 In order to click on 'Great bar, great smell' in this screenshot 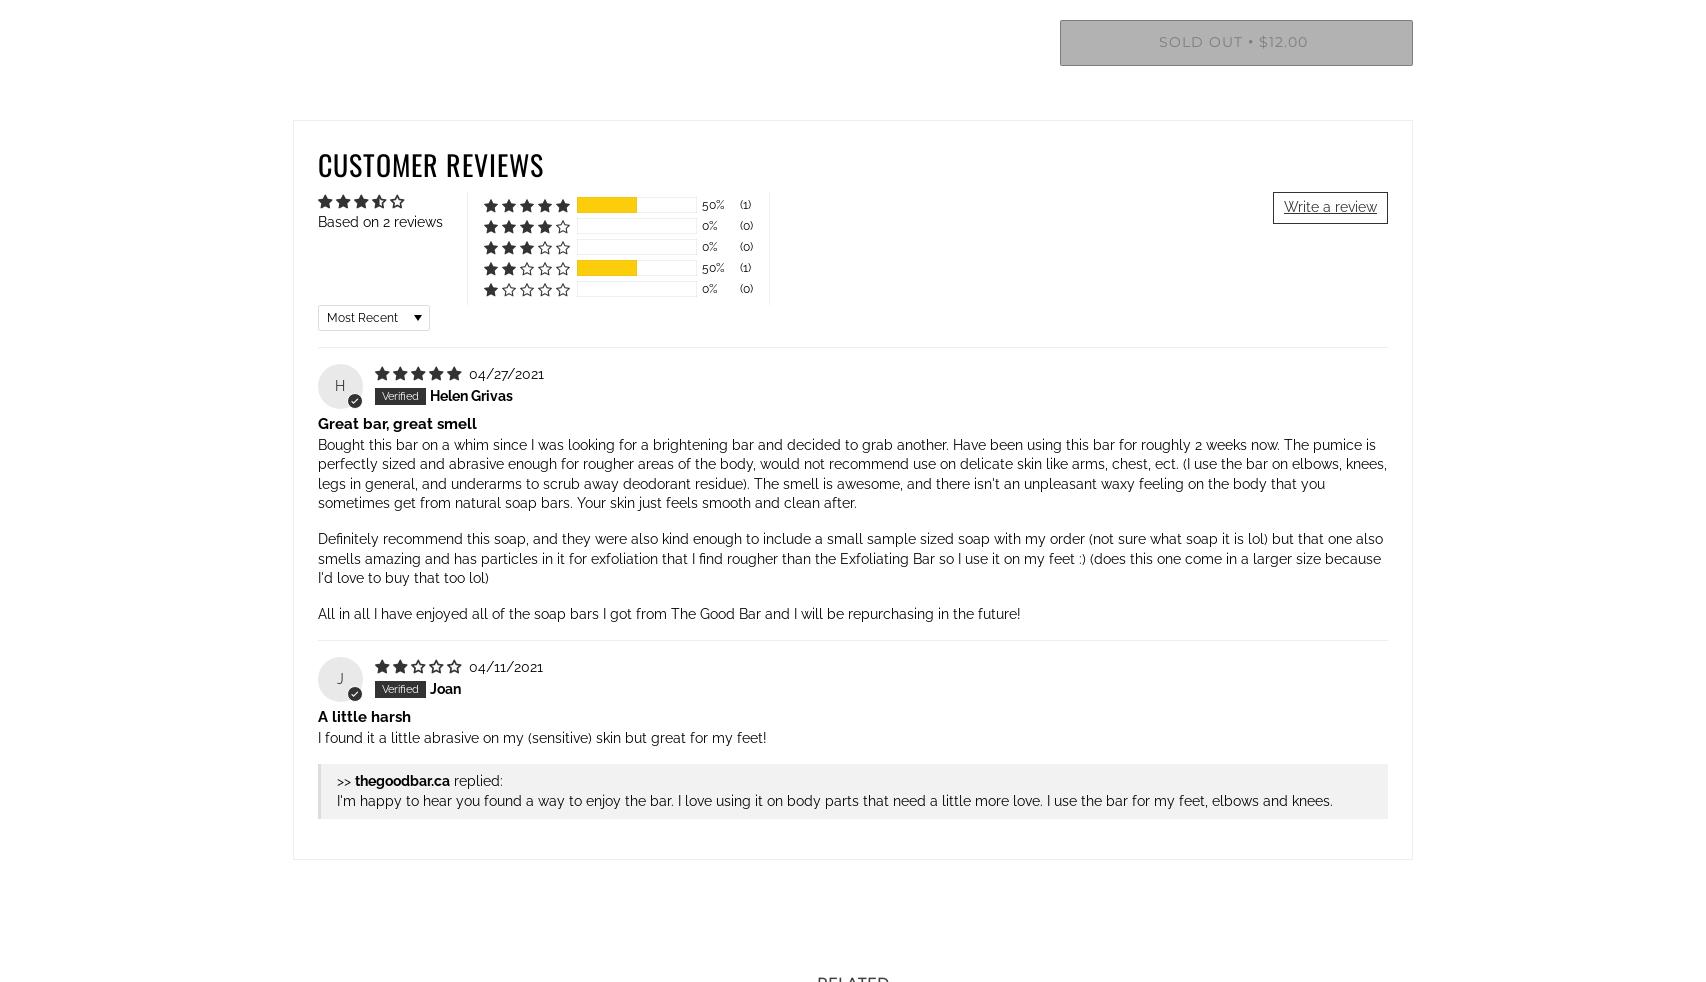, I will do `click(397, 424)`.